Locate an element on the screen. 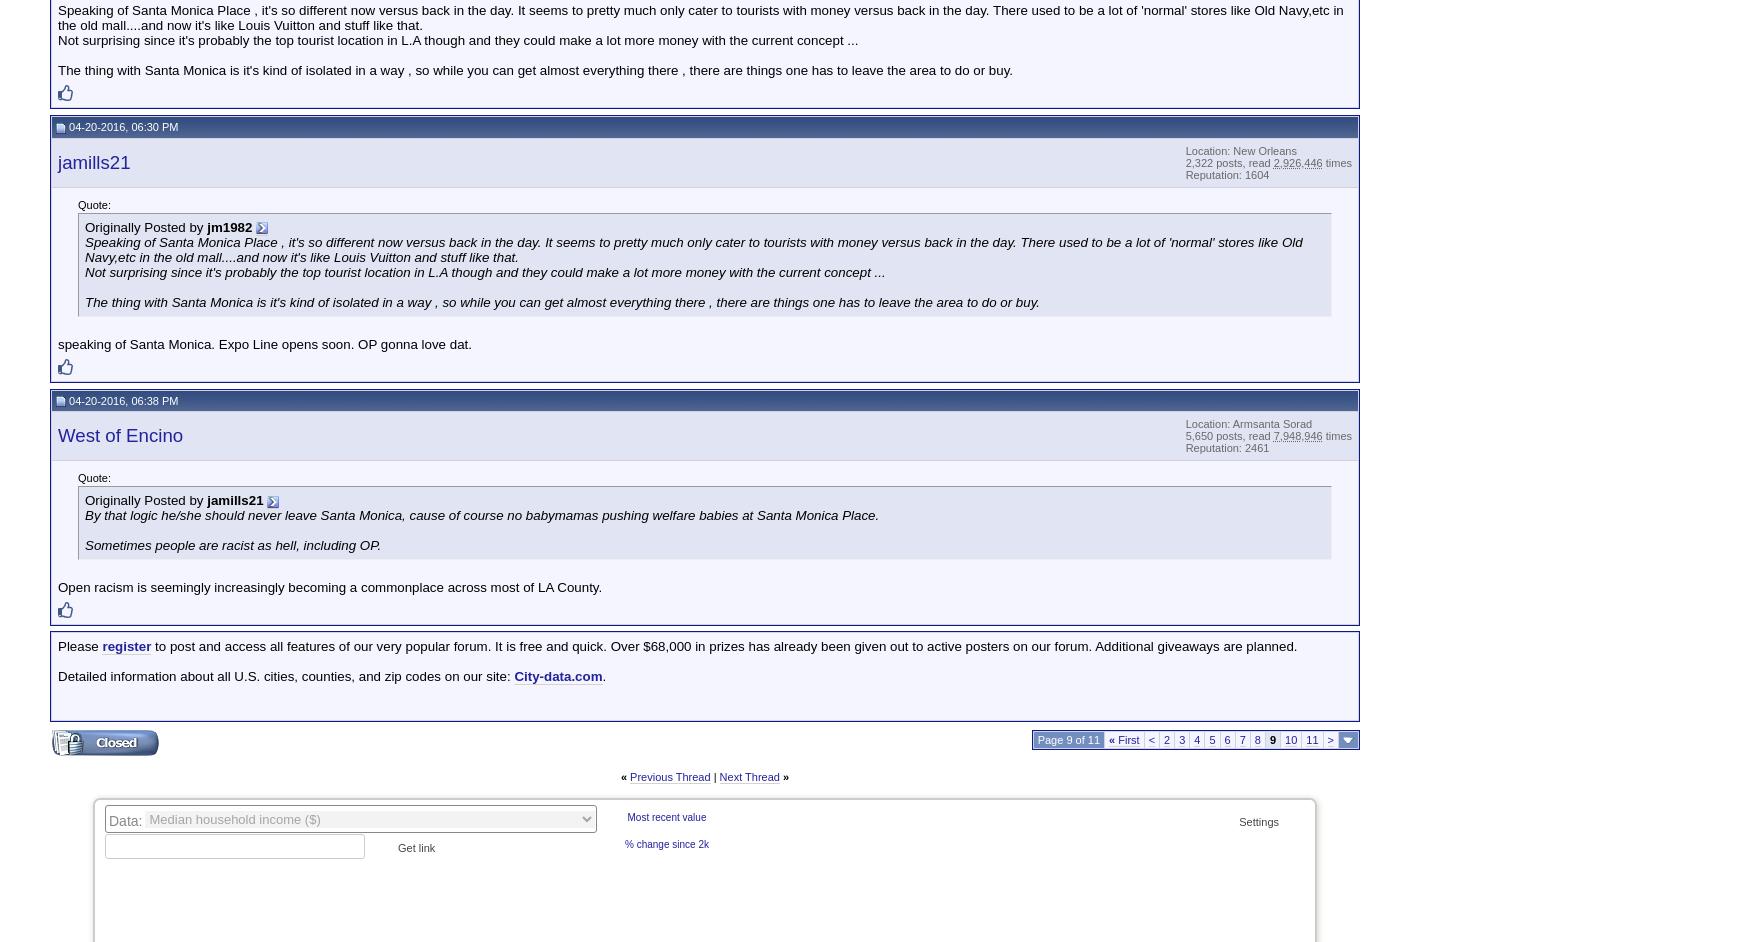  'Location: Armsanta Sorad' is located at coordinates (1248, 423).